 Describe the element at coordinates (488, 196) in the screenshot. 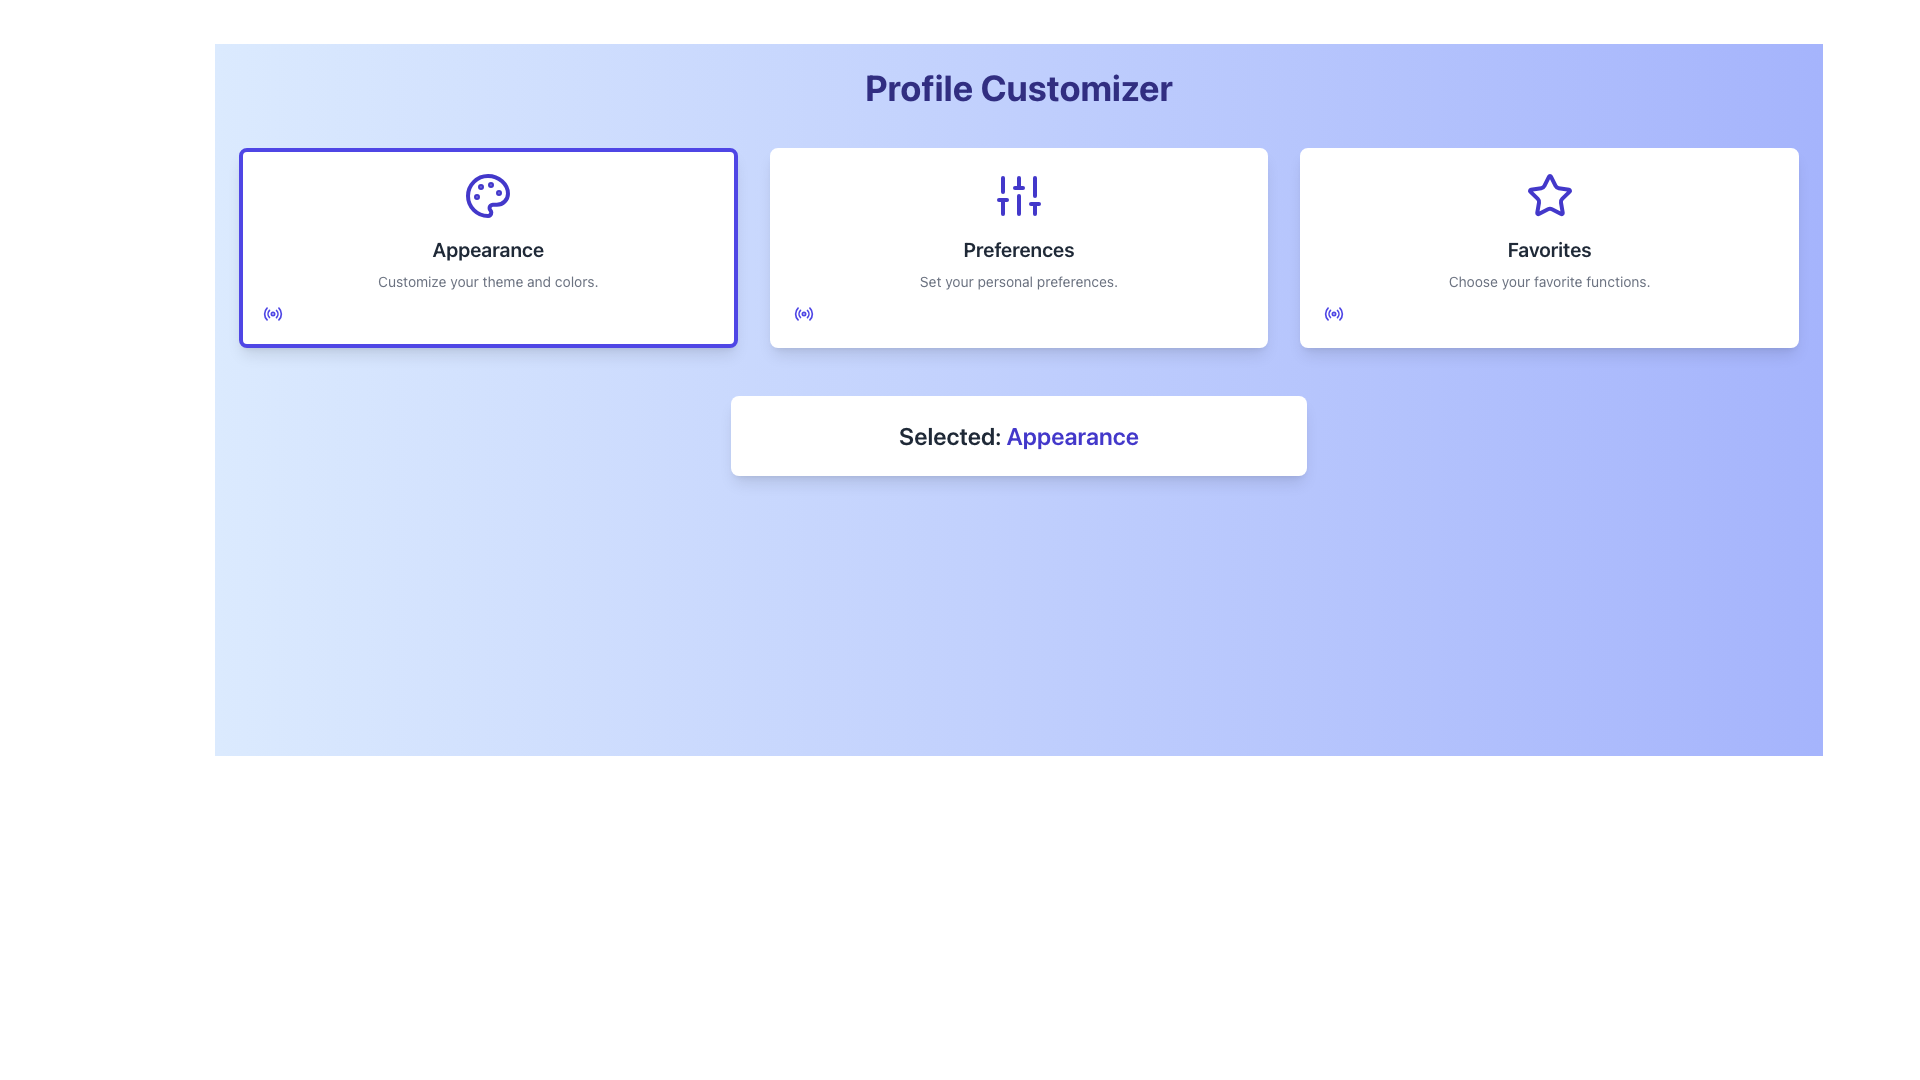

I see `the painter's palette icon located within the 'Appearance' card` at that location.